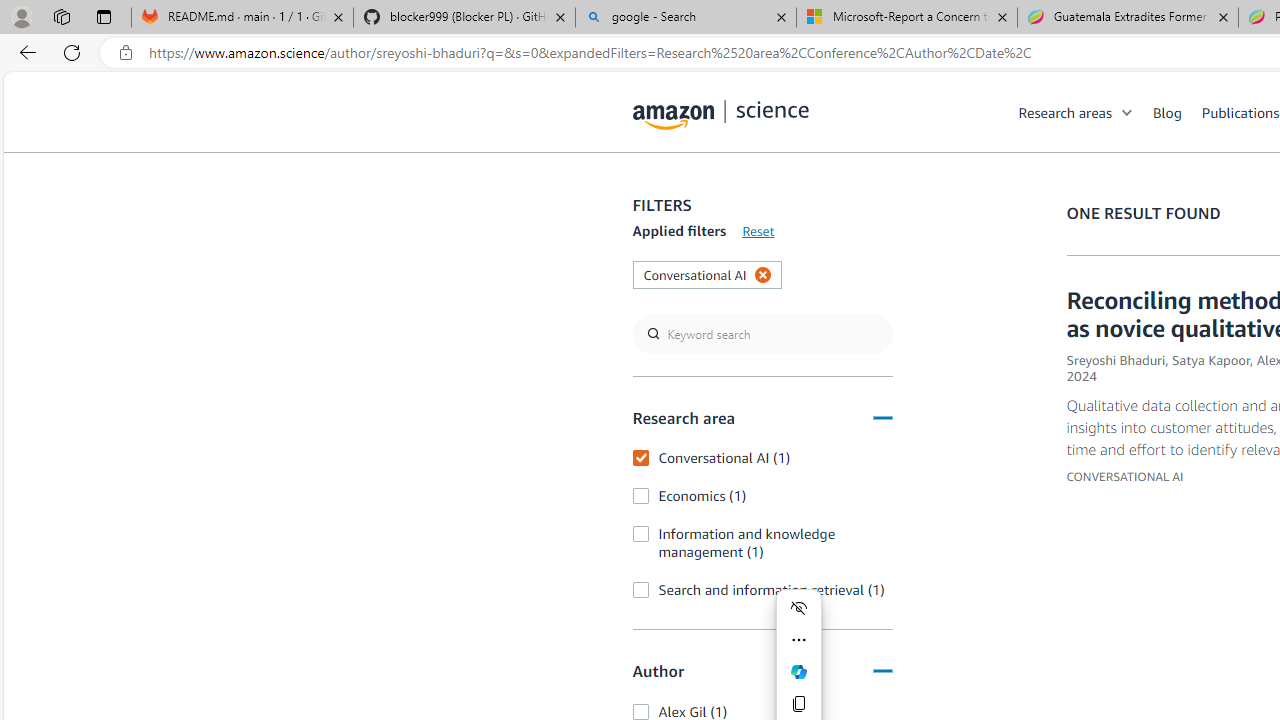  I want to click on 'search', so click(761, 333).